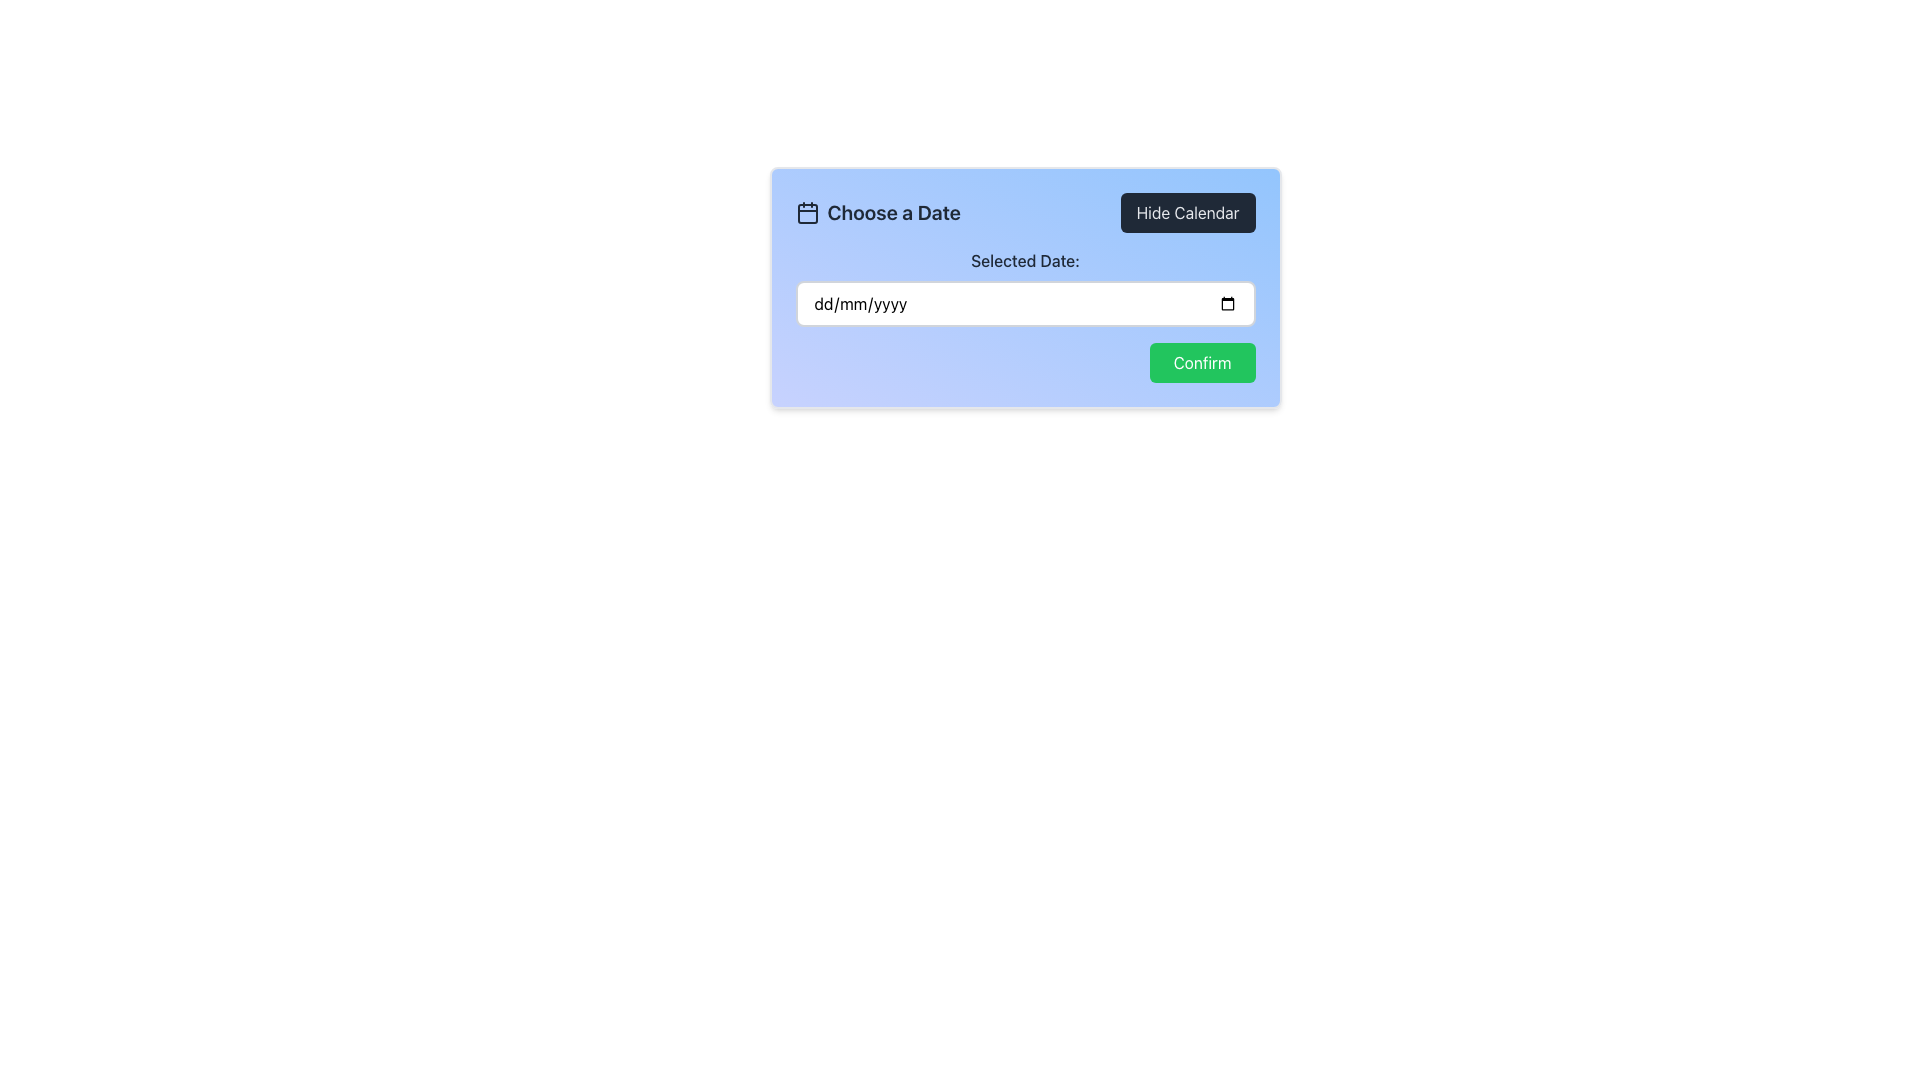 The image size is (1920, 1080). Describe the element at coordinates (1201, 362) in the screenshot. I see `the 'Confirm' button located at the bottom-right corner of the modal interface to confirm the action` at that location.